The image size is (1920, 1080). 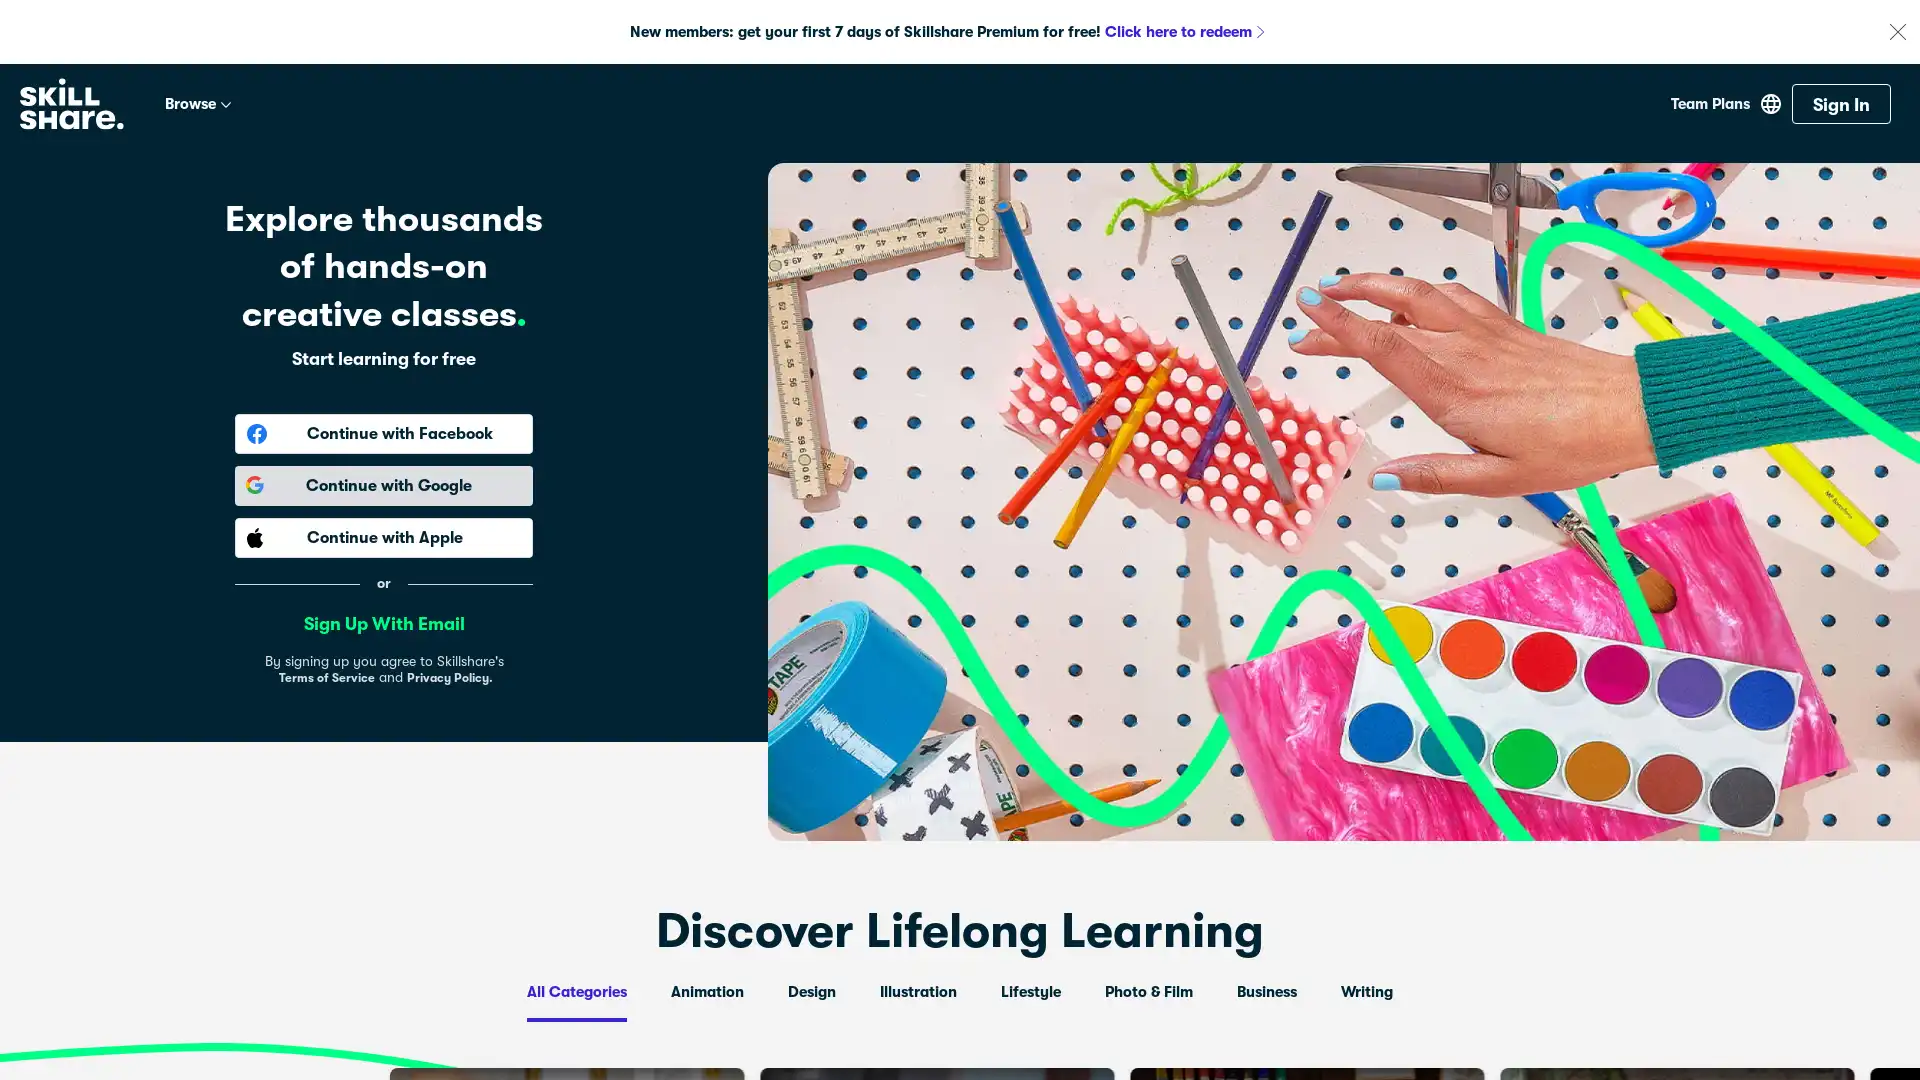 What do you see at coordinates (384, 485) in the screenshot?
I see `Continue with Google` at bounding box center [384, 485].